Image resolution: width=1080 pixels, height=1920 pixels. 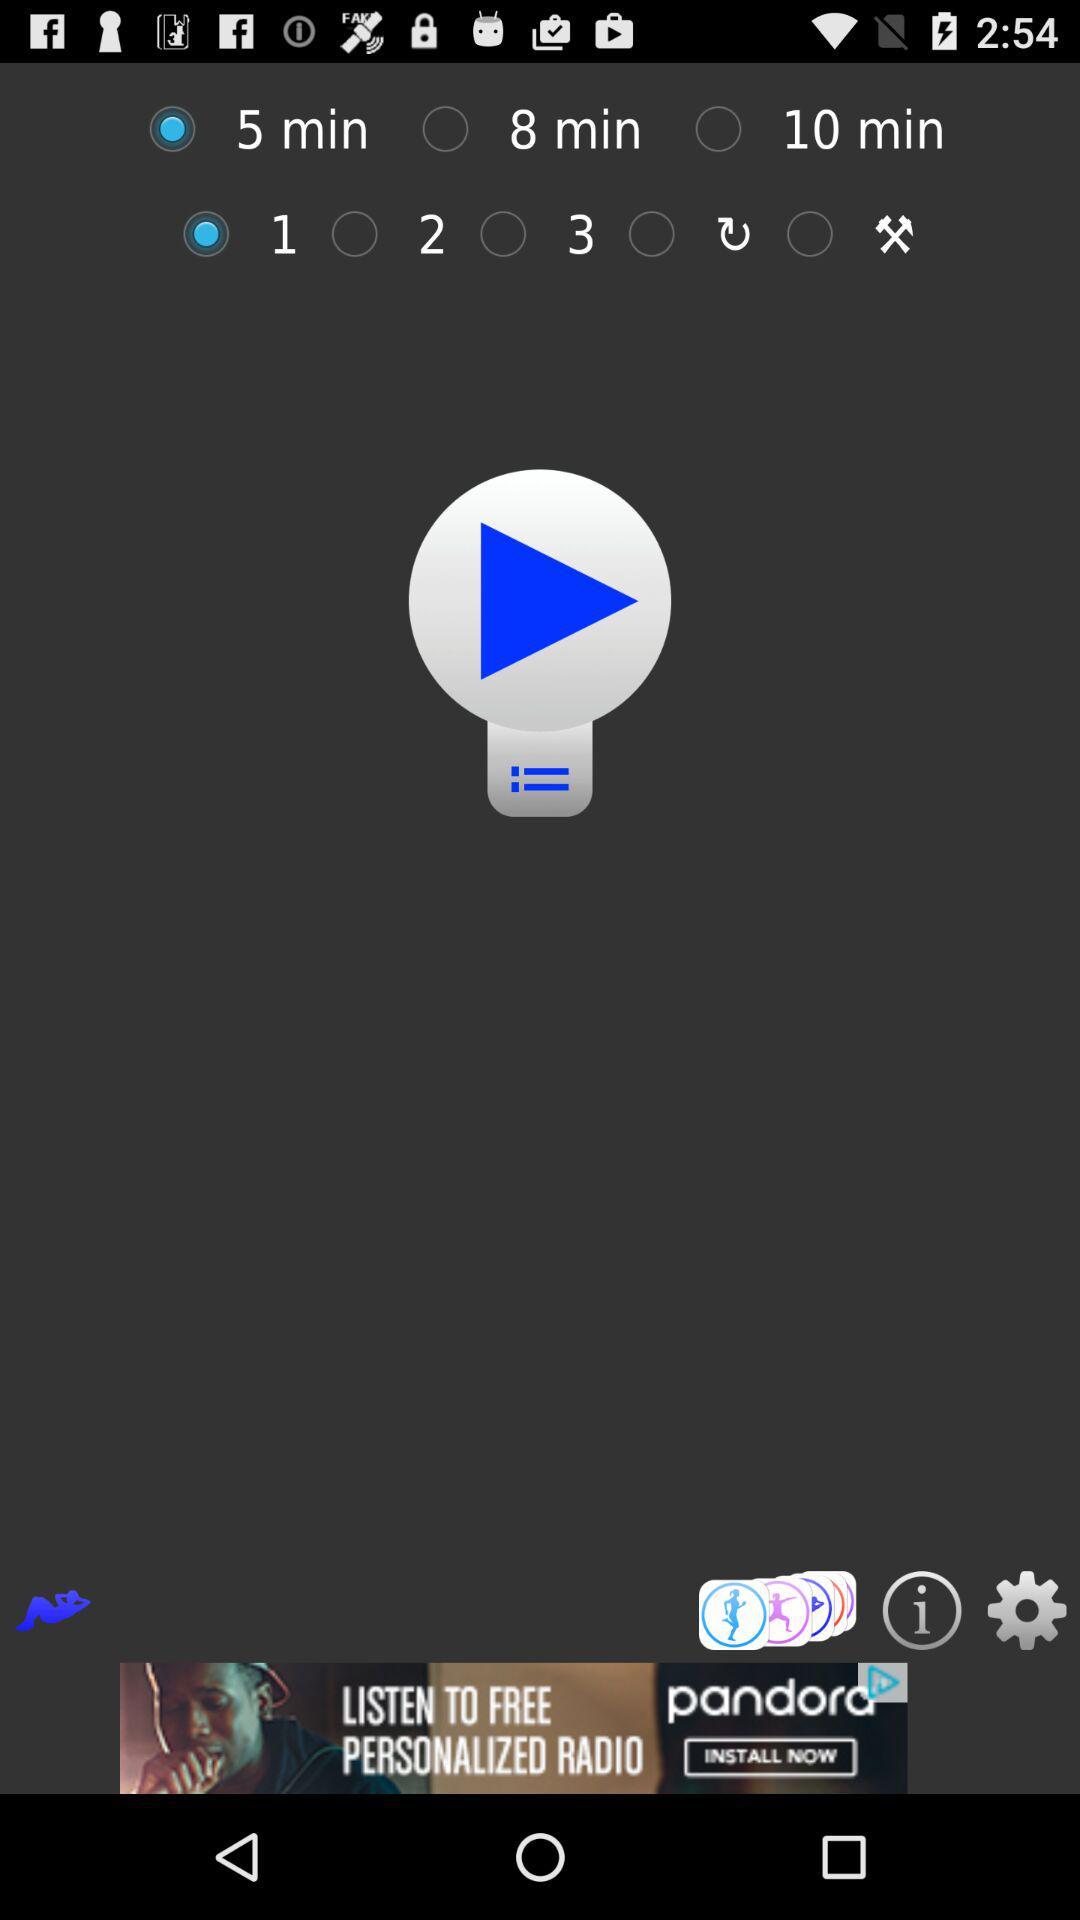 I want to click on duration, so click(x=729, y=128).